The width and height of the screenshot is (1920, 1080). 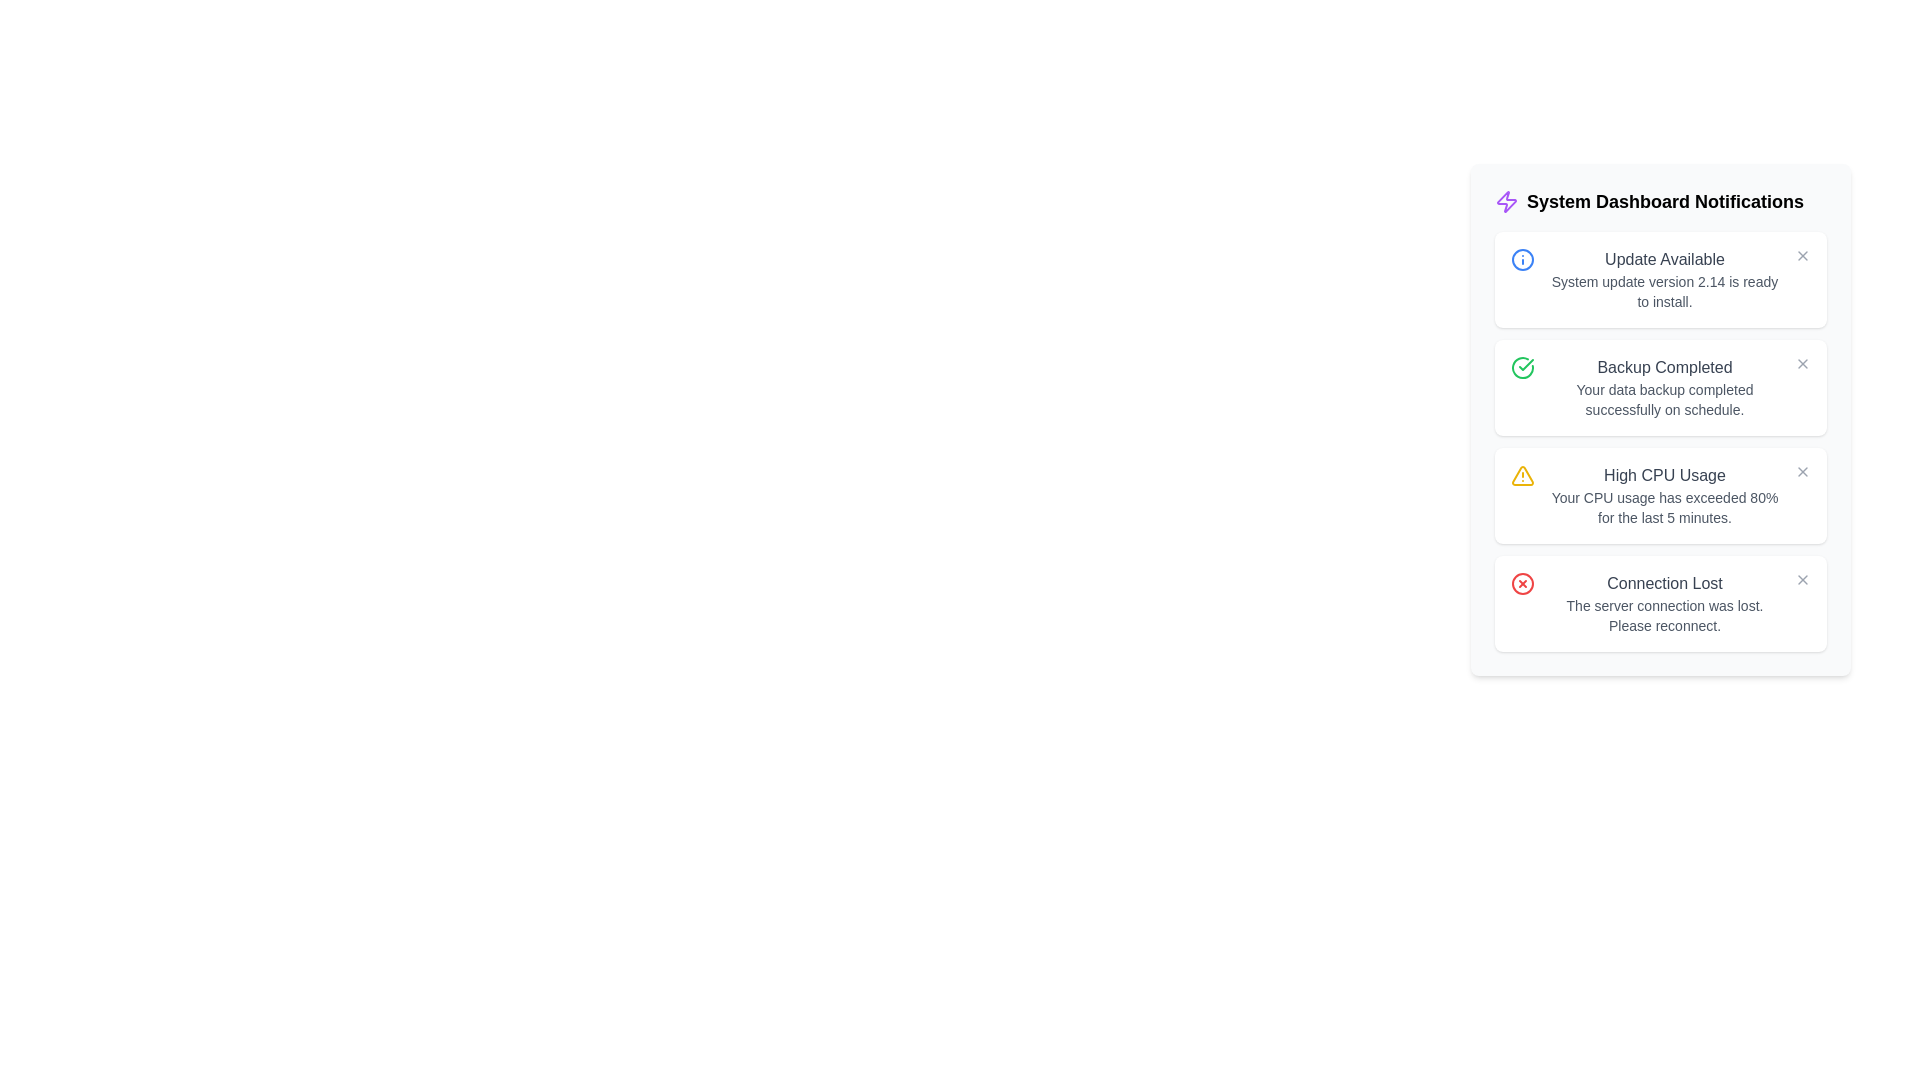 I want to click on the fourth 'X' icon button in the notification panel, so click(x=1803, y=579).